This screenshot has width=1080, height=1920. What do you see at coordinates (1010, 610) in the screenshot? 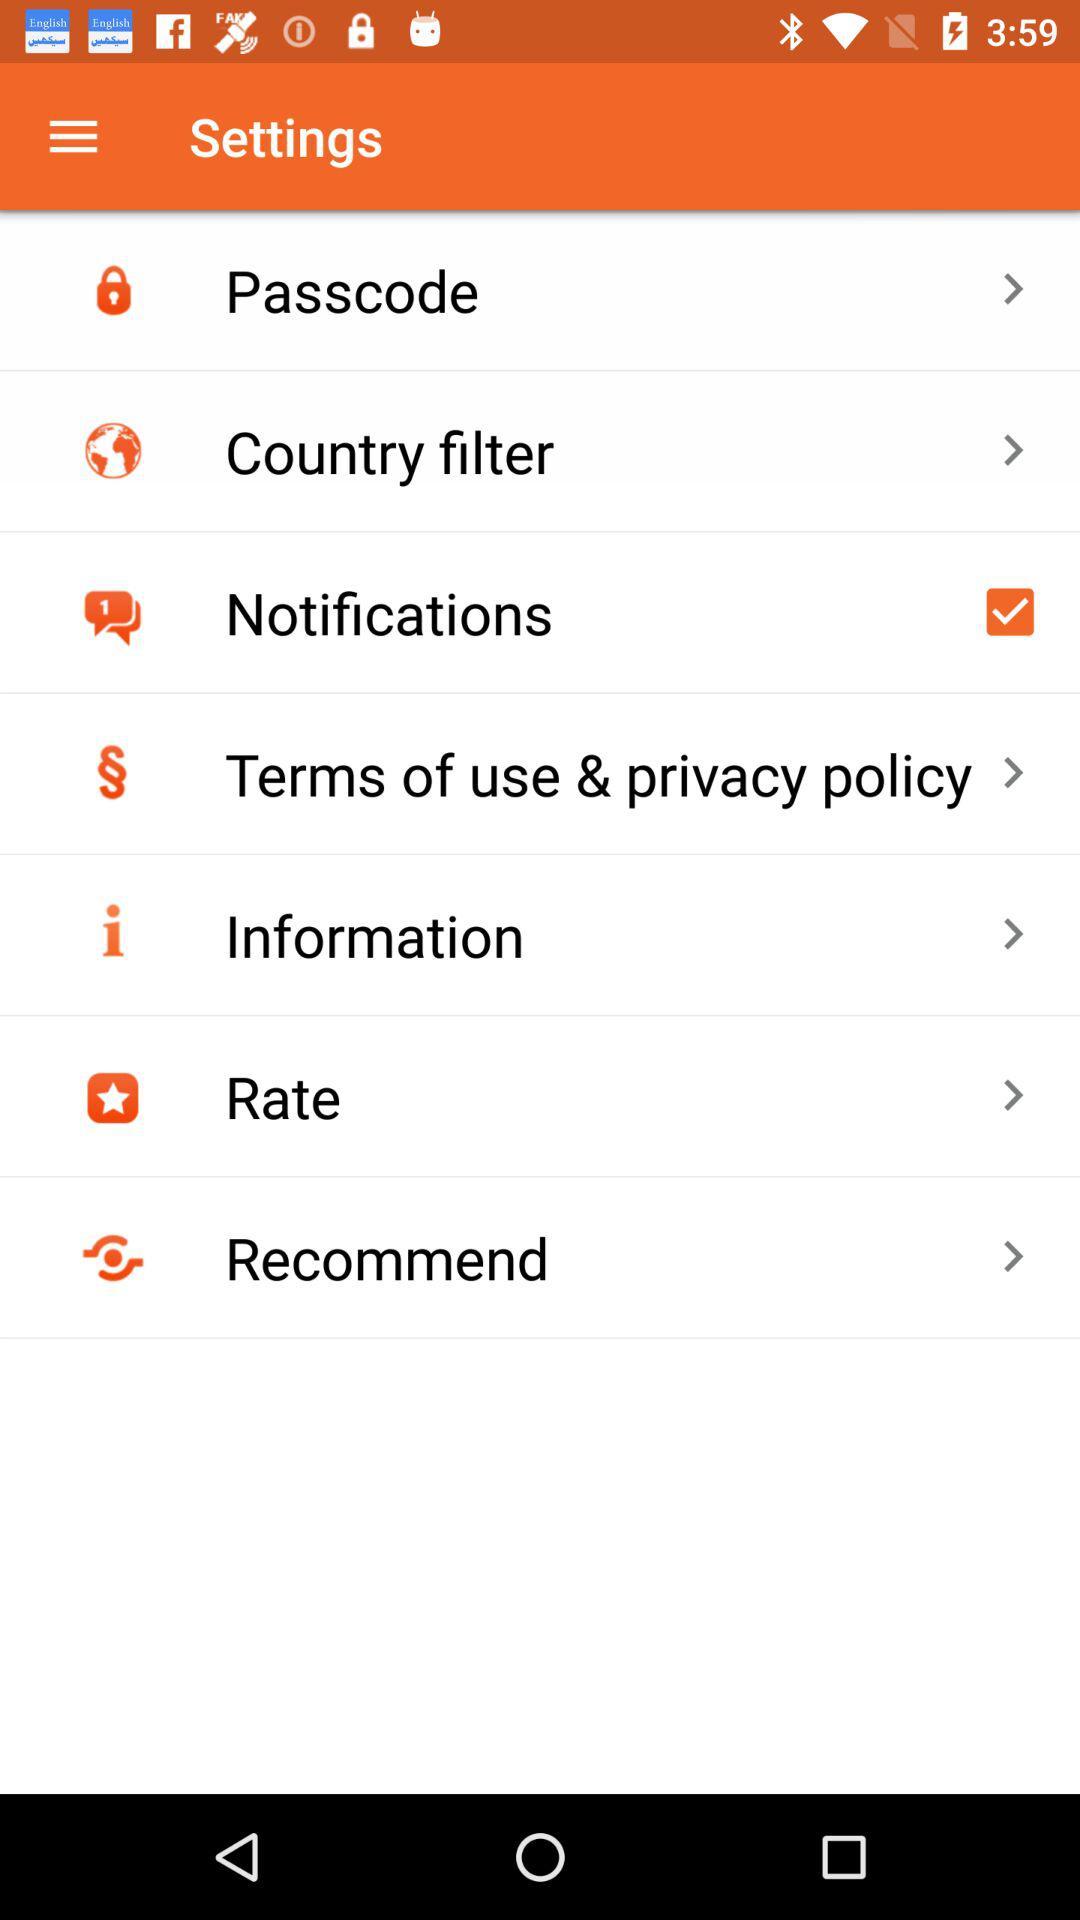
I see `the icon above terms of use` at bounding box center [1010, 610].